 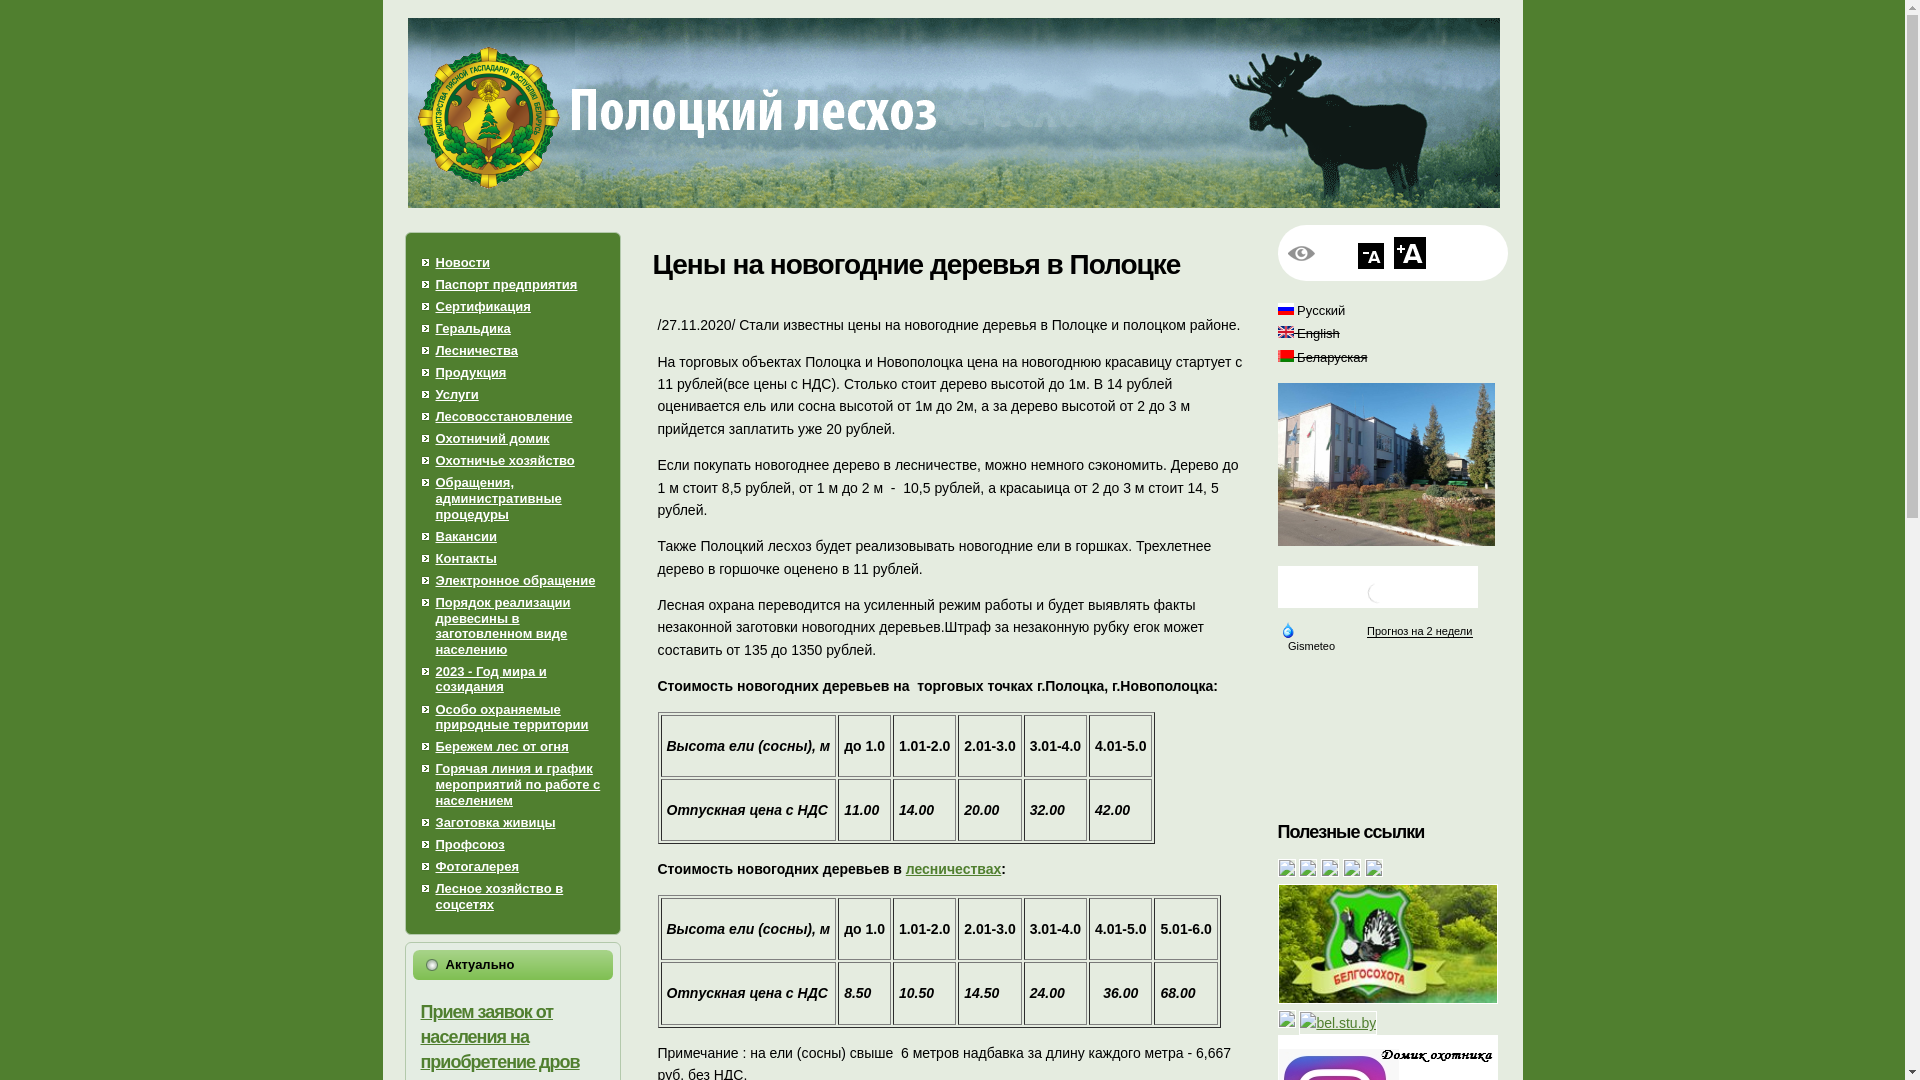 I want to click on 'A', so click(x=1370, y=254).